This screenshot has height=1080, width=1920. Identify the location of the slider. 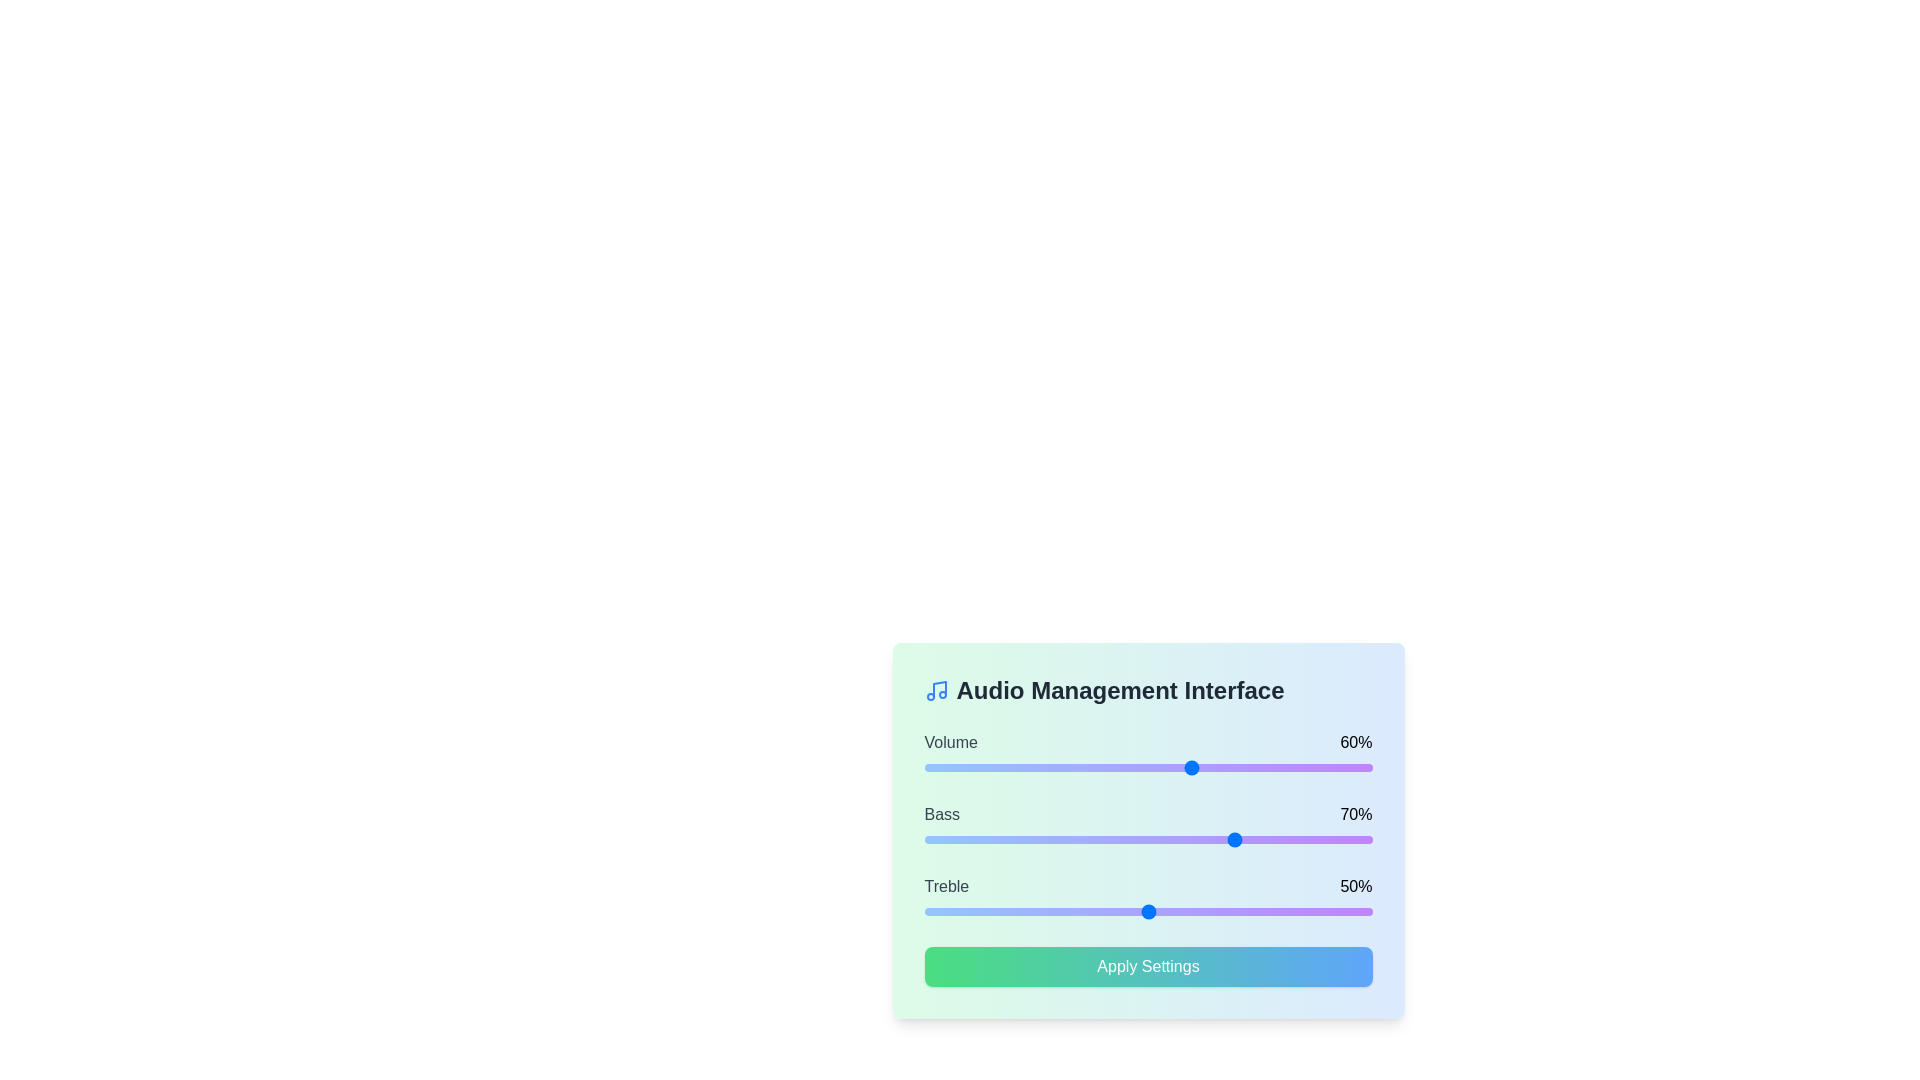
(1223, 840).